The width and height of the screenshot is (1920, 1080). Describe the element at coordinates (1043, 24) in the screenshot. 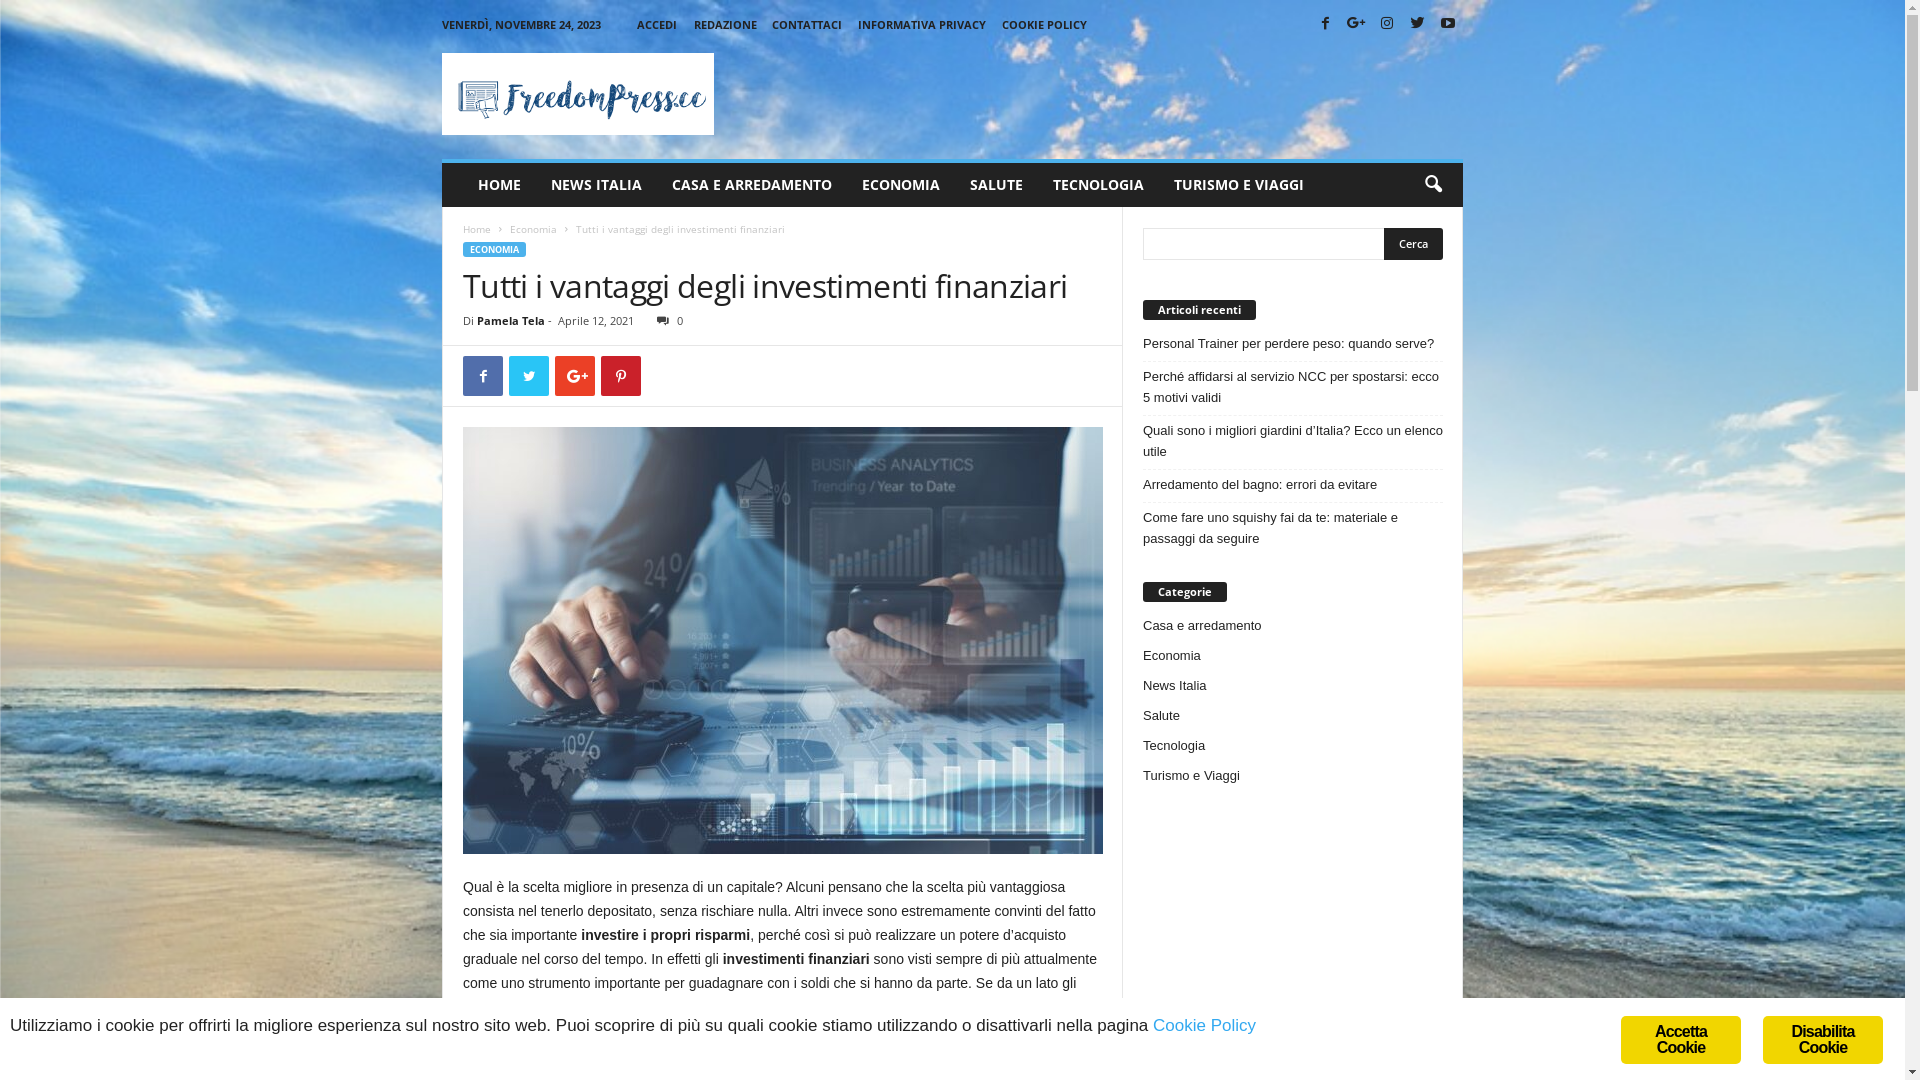

I see `'COOKIE POLICY'` at that location.